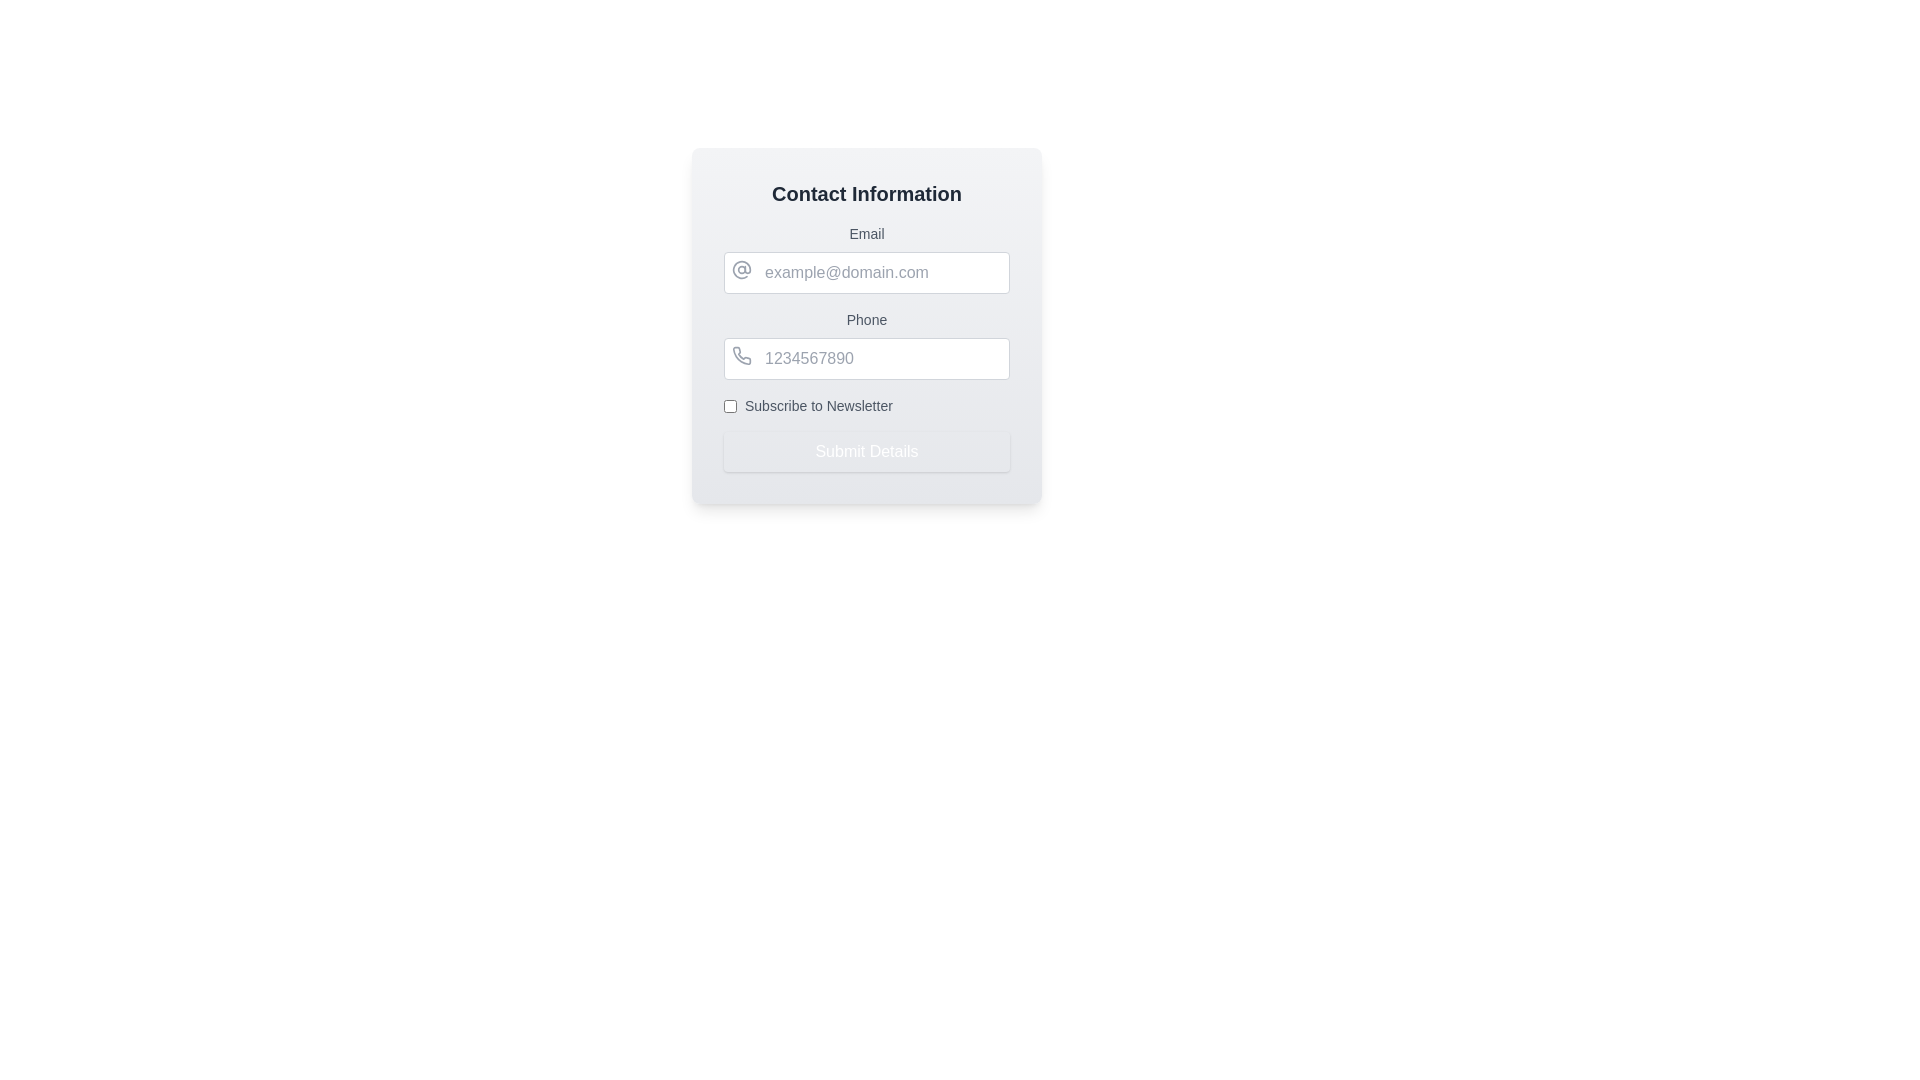 The width and height of the screenshot is (1920, 1080). I want to click on the text label displaying 'Email', which is styled with a smaller font size and gray color, located above the email input field, so click(867, 233).